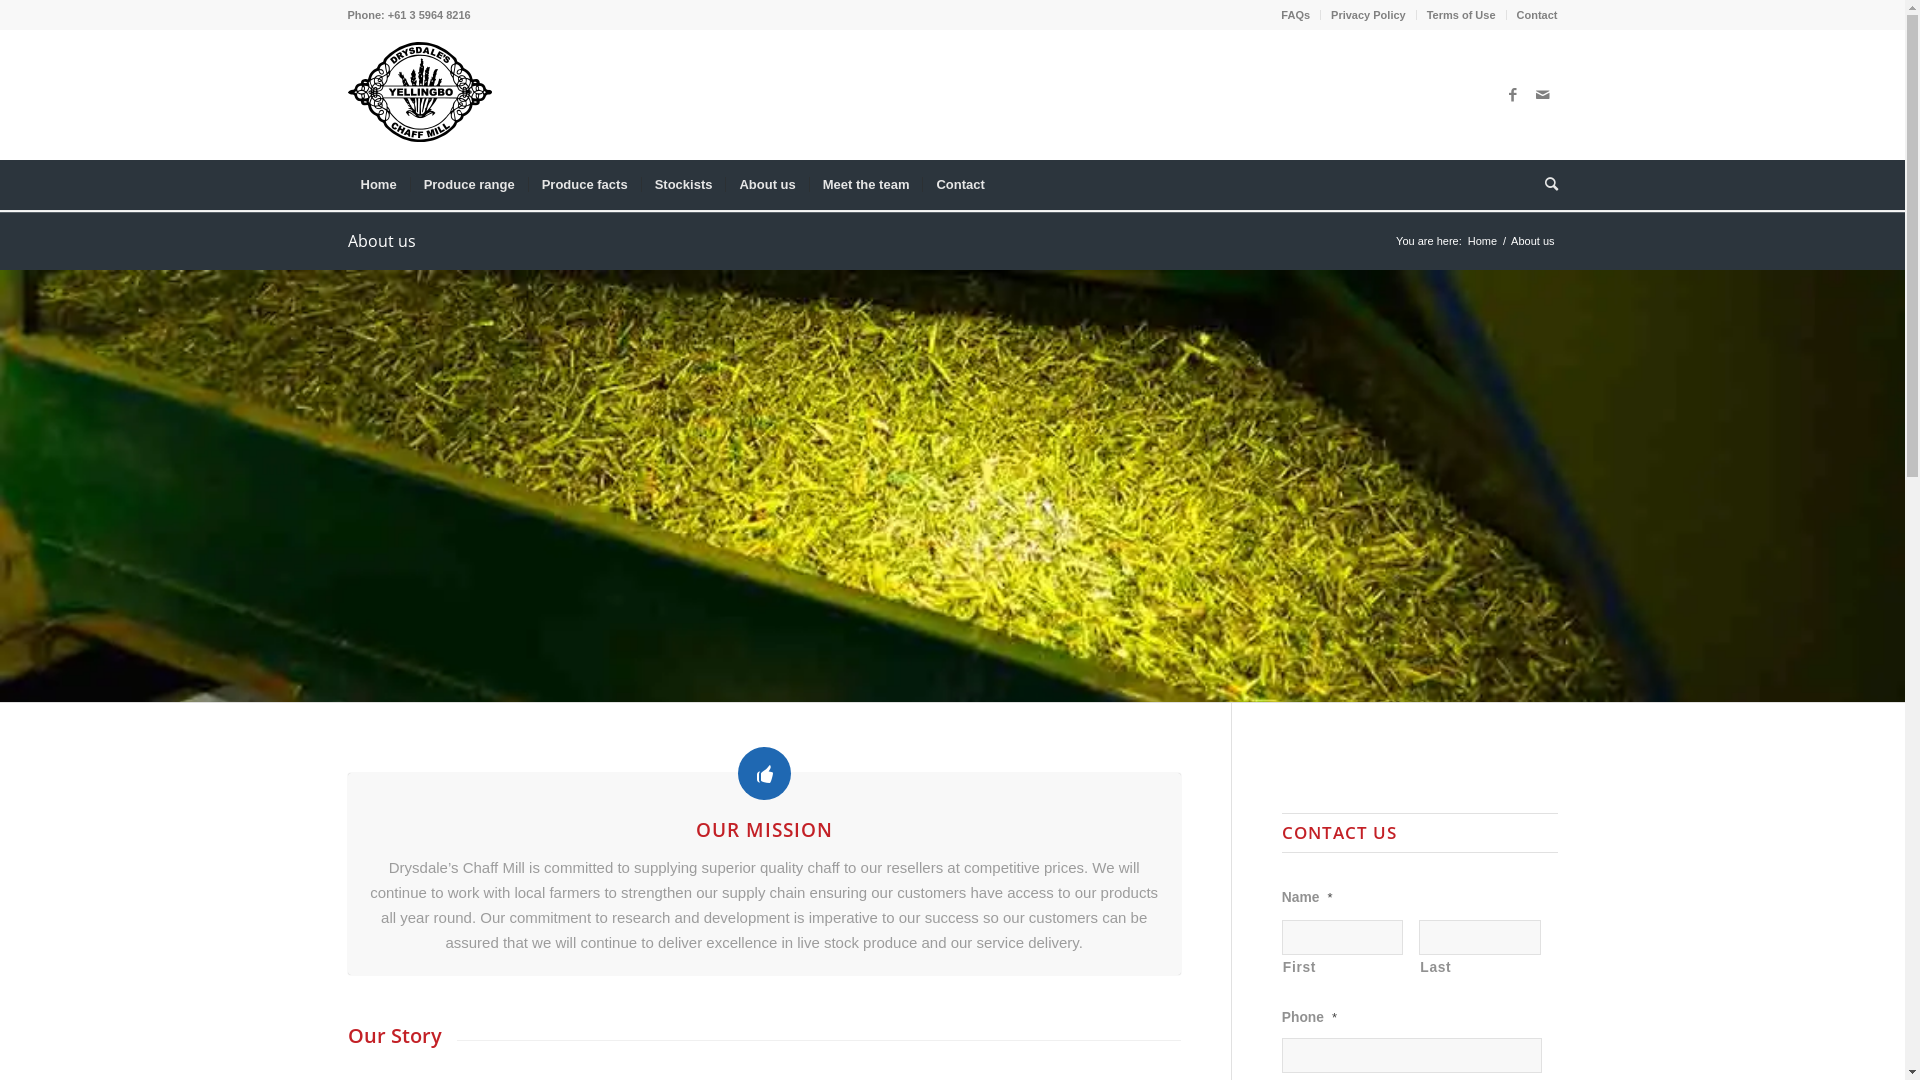  I want to click on 'Privacy Policy', so click(1330, 15).